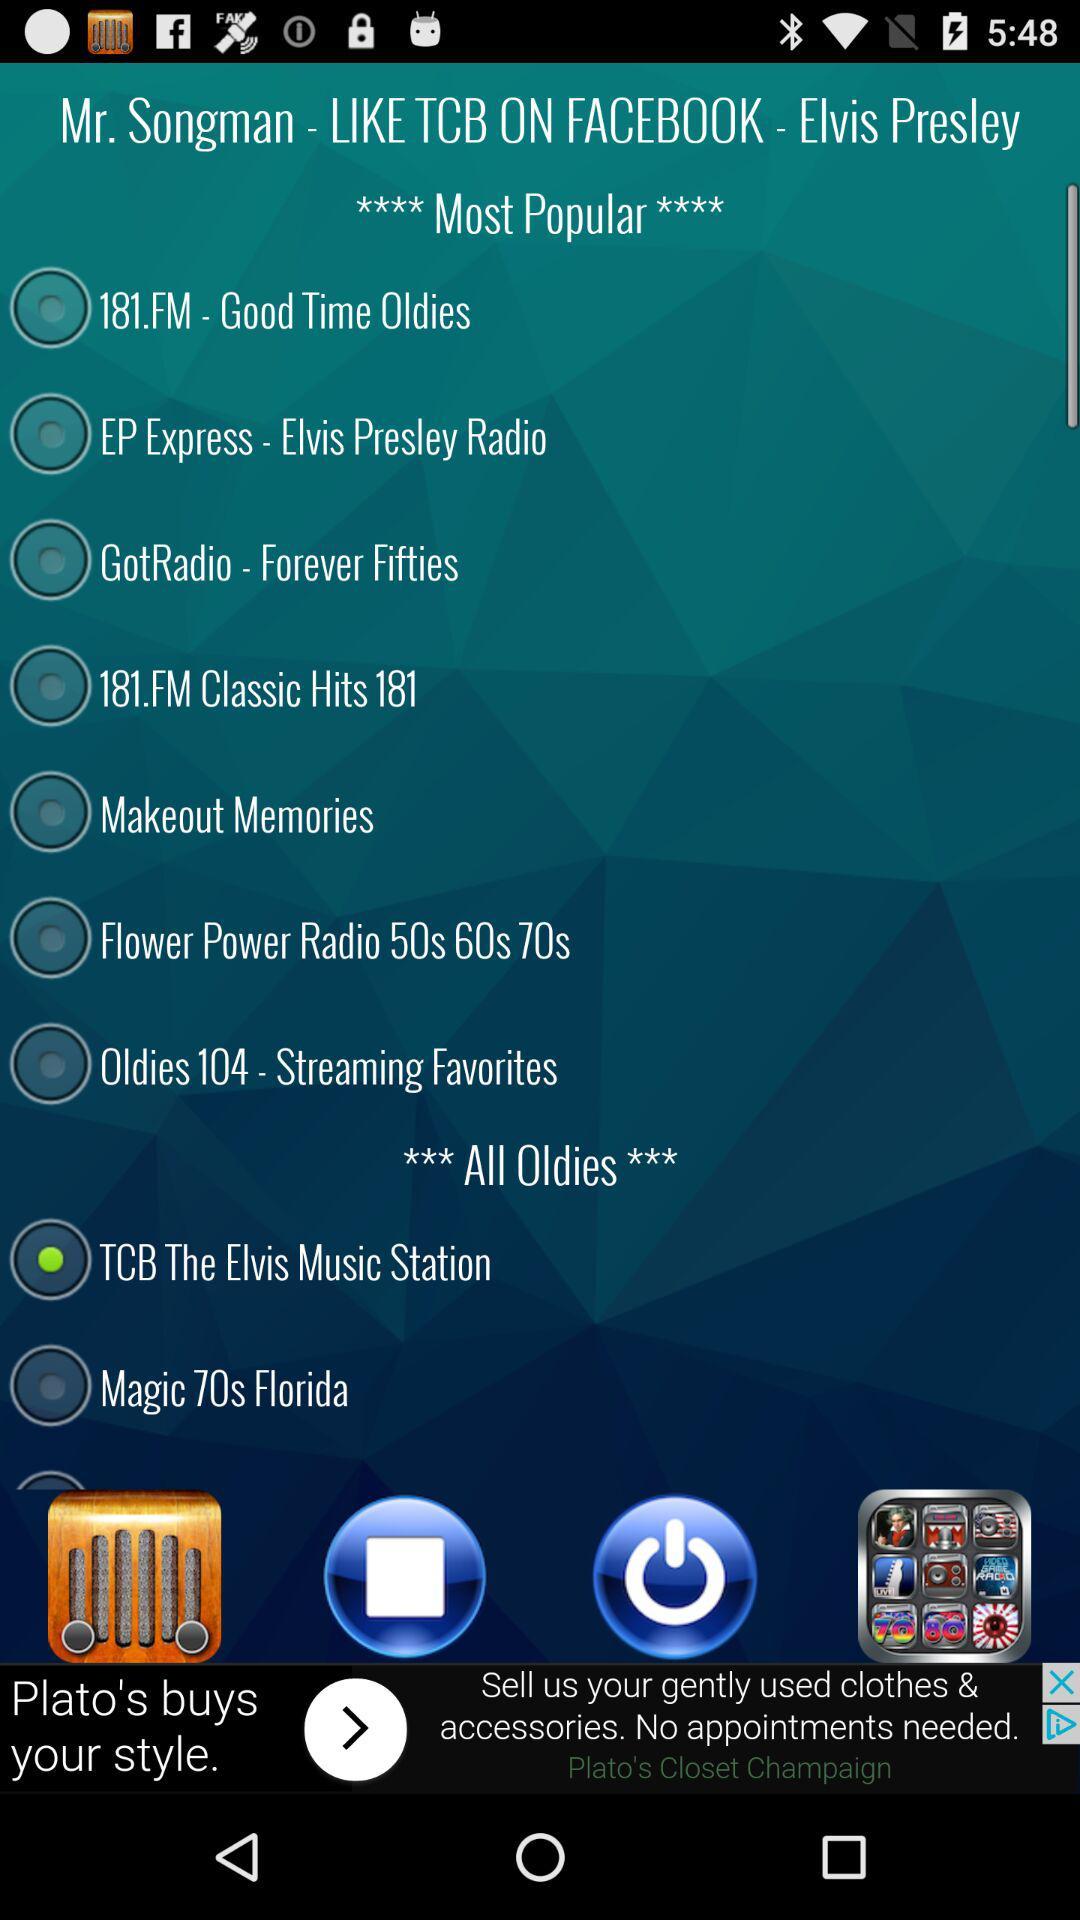 The width and height of the screenshot is (1080, 1920). What do you see at coordinates (675, 1685) in the screenshot?
I see `the power icon` at bounding box center [675, 1685].